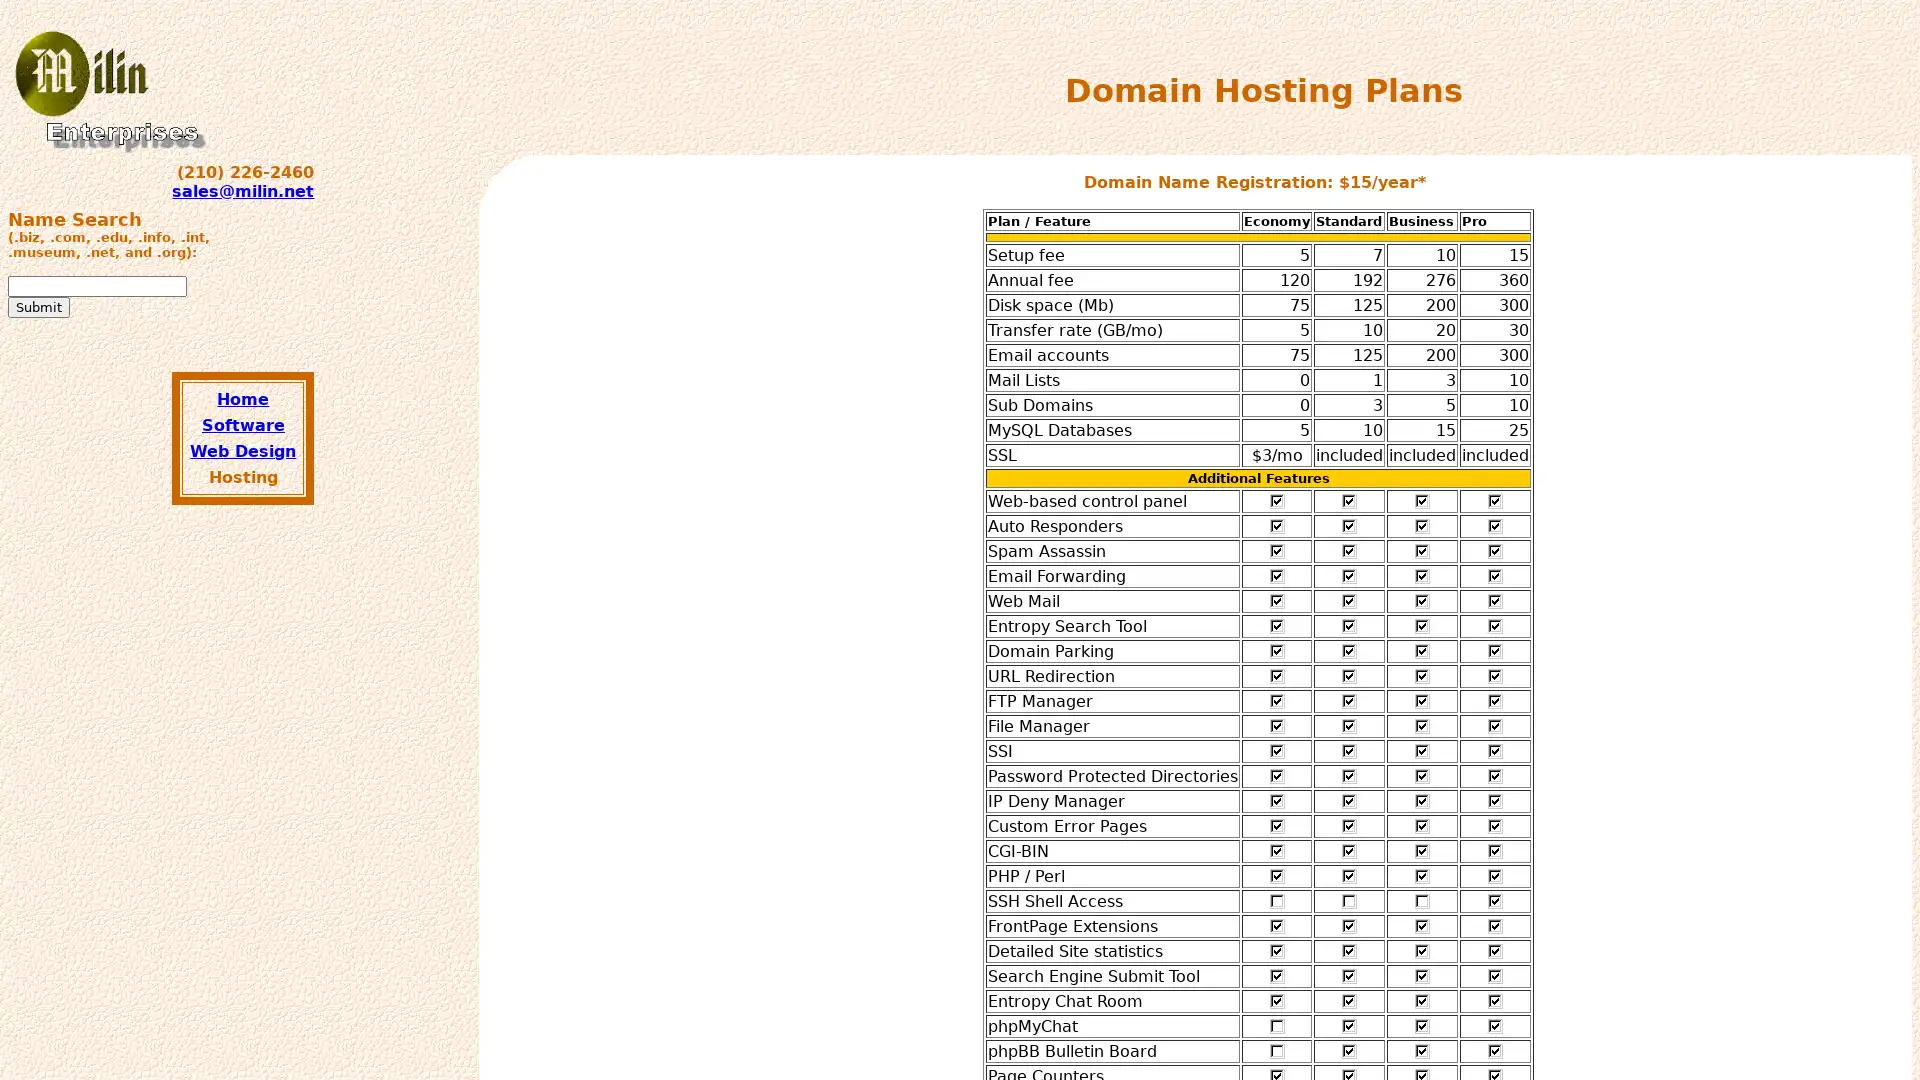 The width and height of the screenshot is (1920, 1080). Describe the element at coordinates (38, 307) in the screenshot. I see `Submit` at that location.